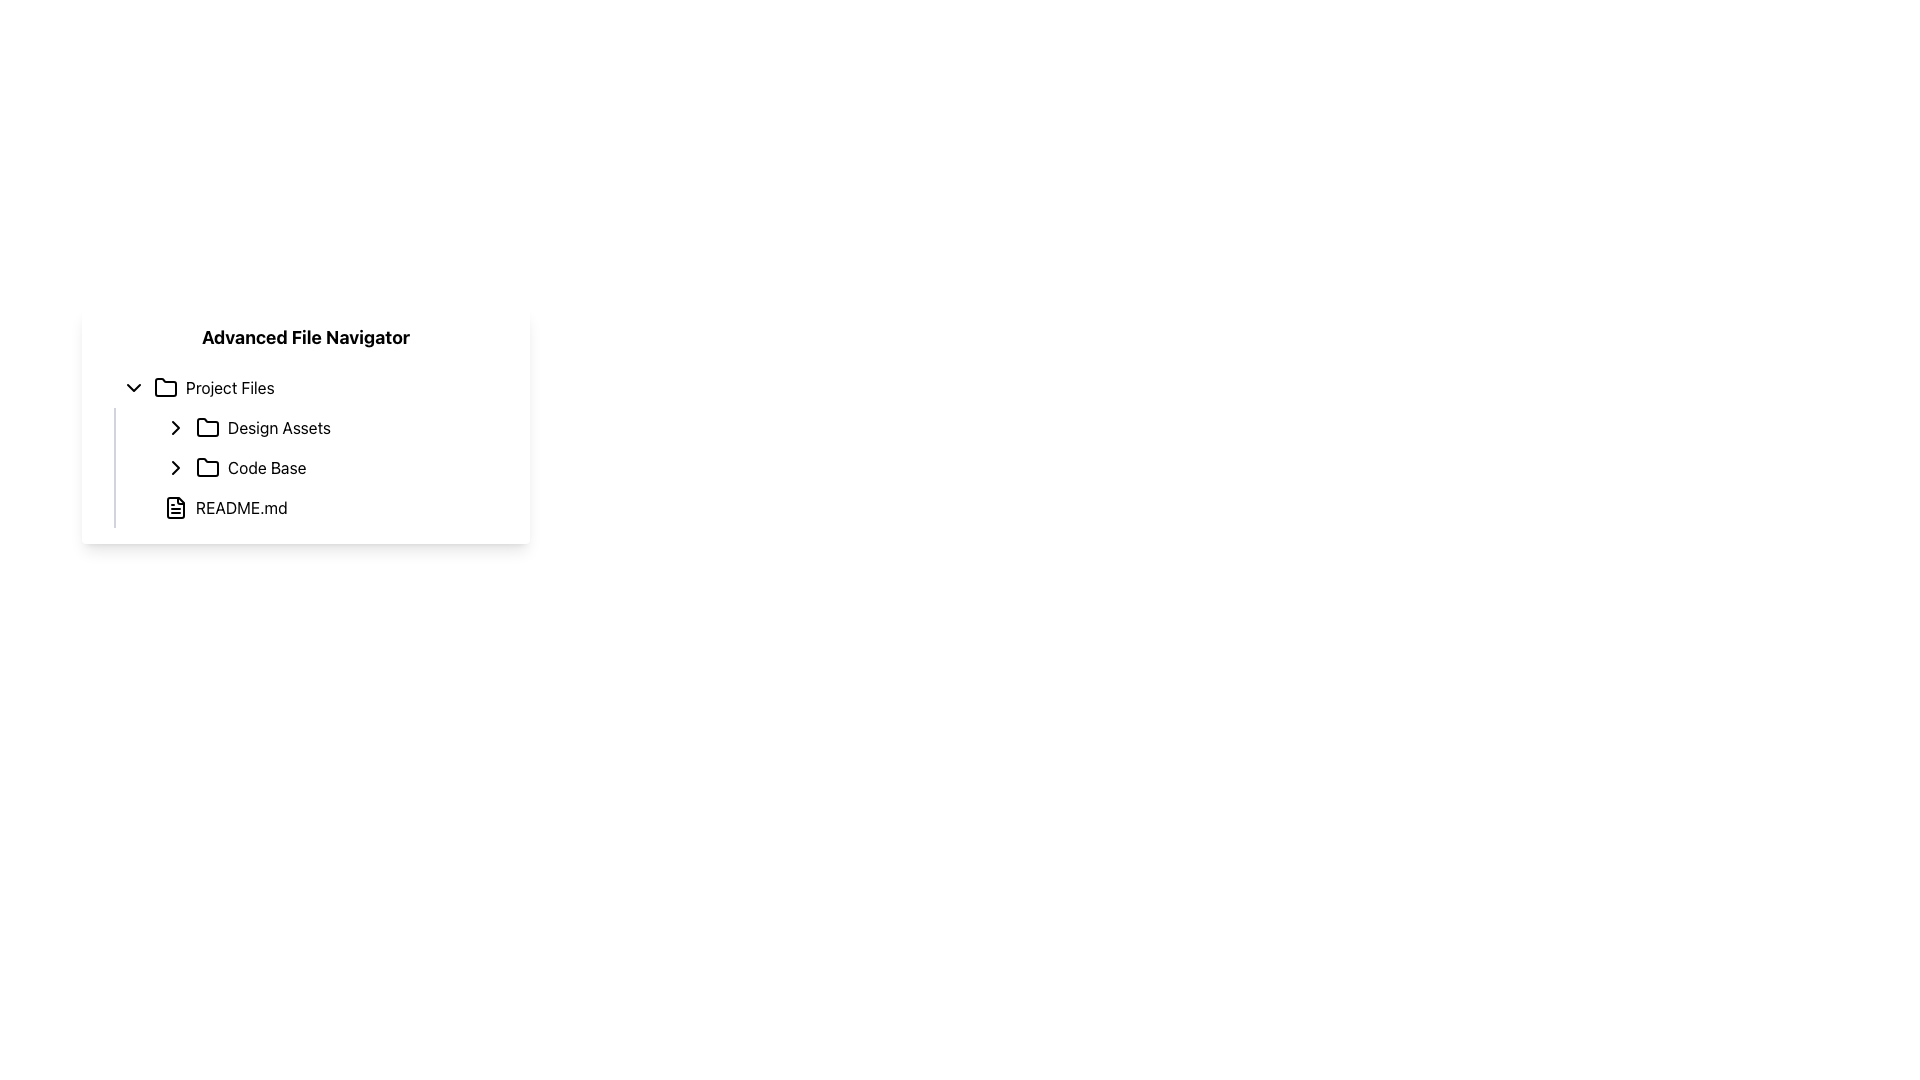 Image resolution: width=1920 pixels, height=1080 pixels. I want to click on the folder icon representing 'Project Files' located to the left of the text in the file navigation section, so click(166, 388).